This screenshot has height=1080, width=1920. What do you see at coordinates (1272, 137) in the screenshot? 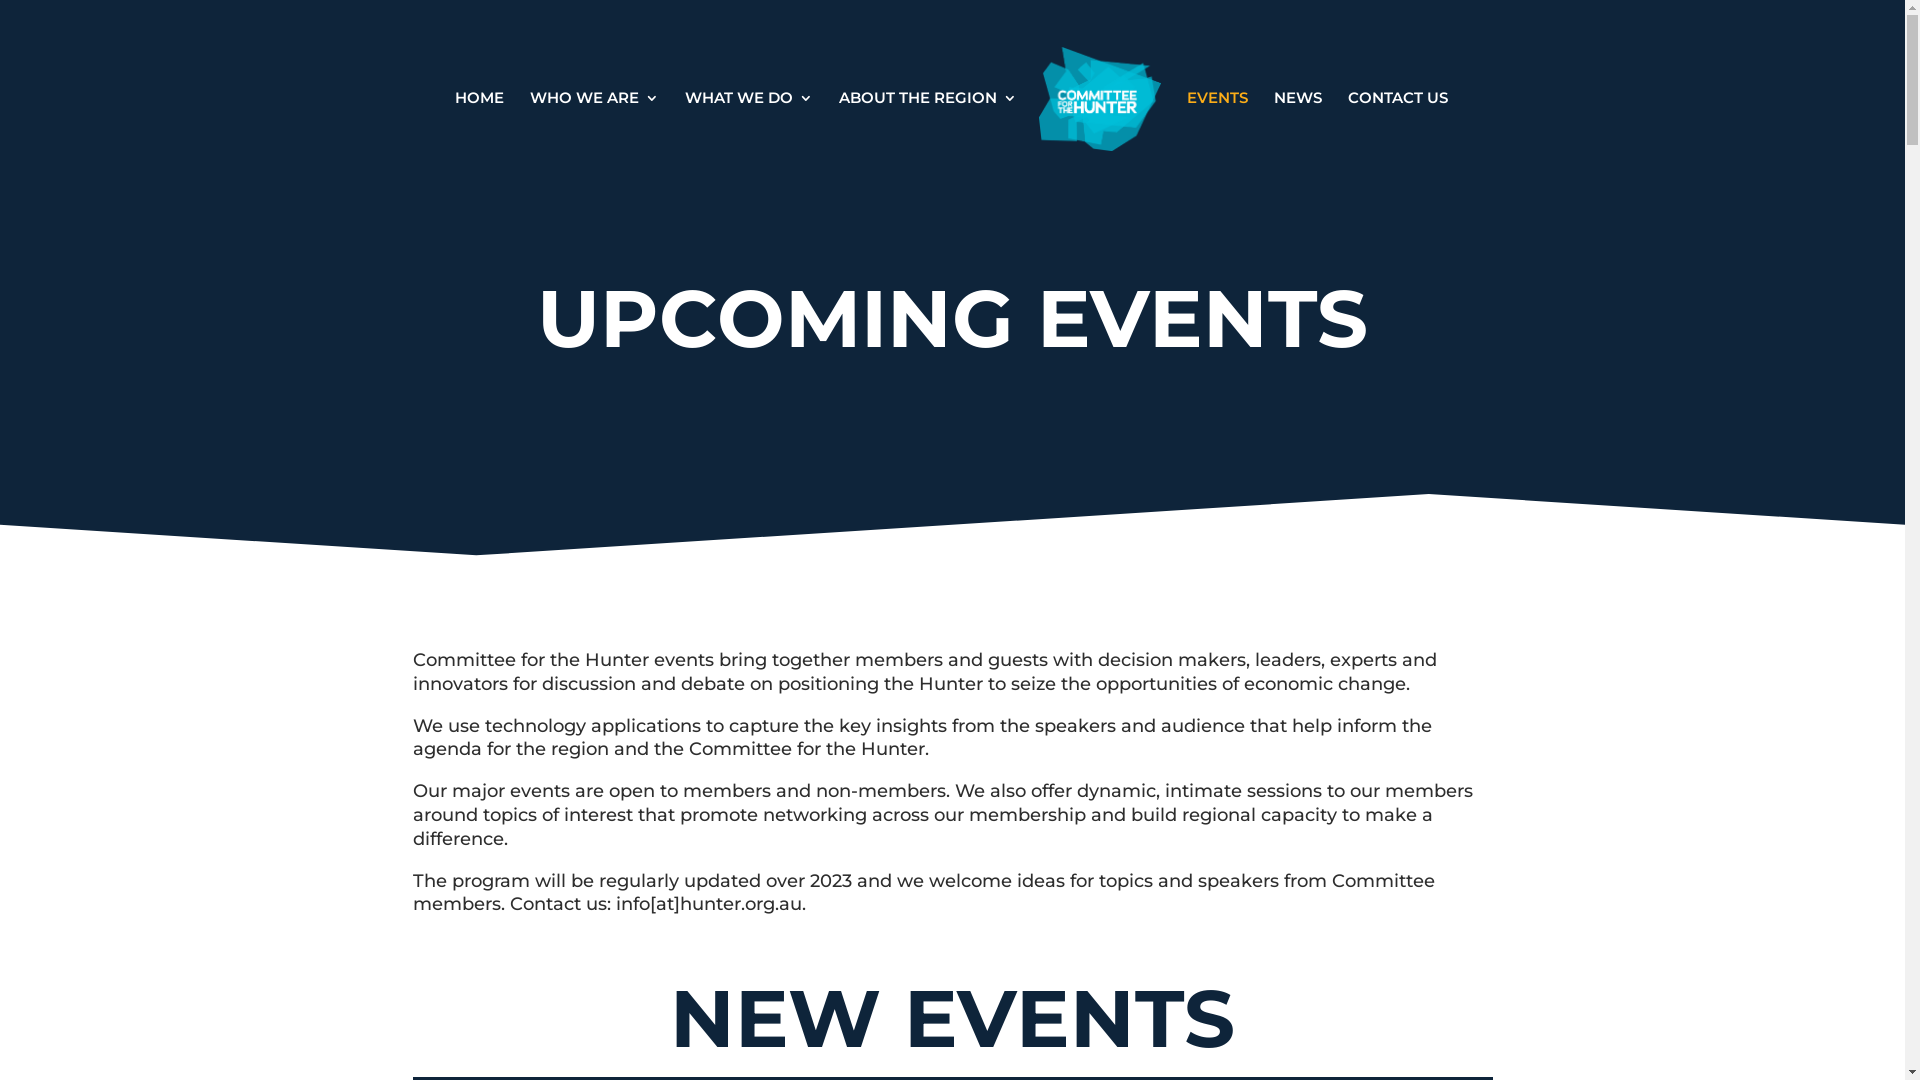
I see `'NEWS'` at bounding box center [1272, 137].